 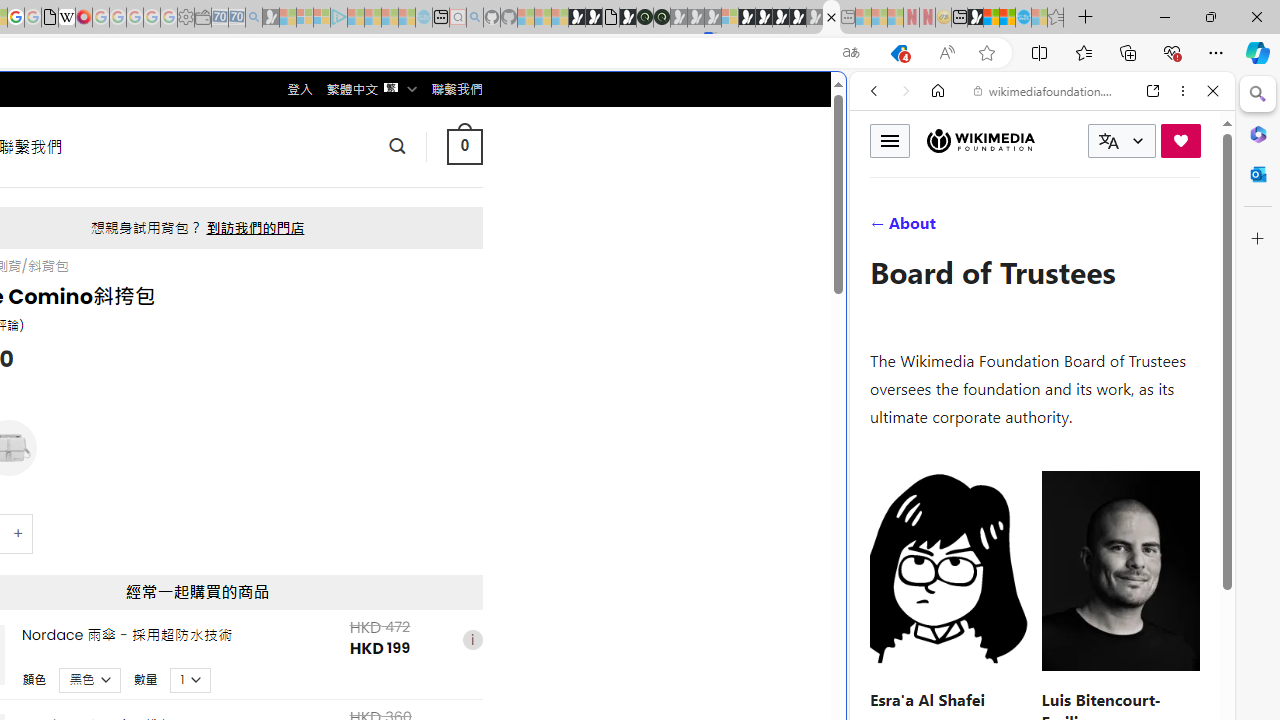 I want to click on 'Future Focus Report 2024', so click(x=661, y=17).